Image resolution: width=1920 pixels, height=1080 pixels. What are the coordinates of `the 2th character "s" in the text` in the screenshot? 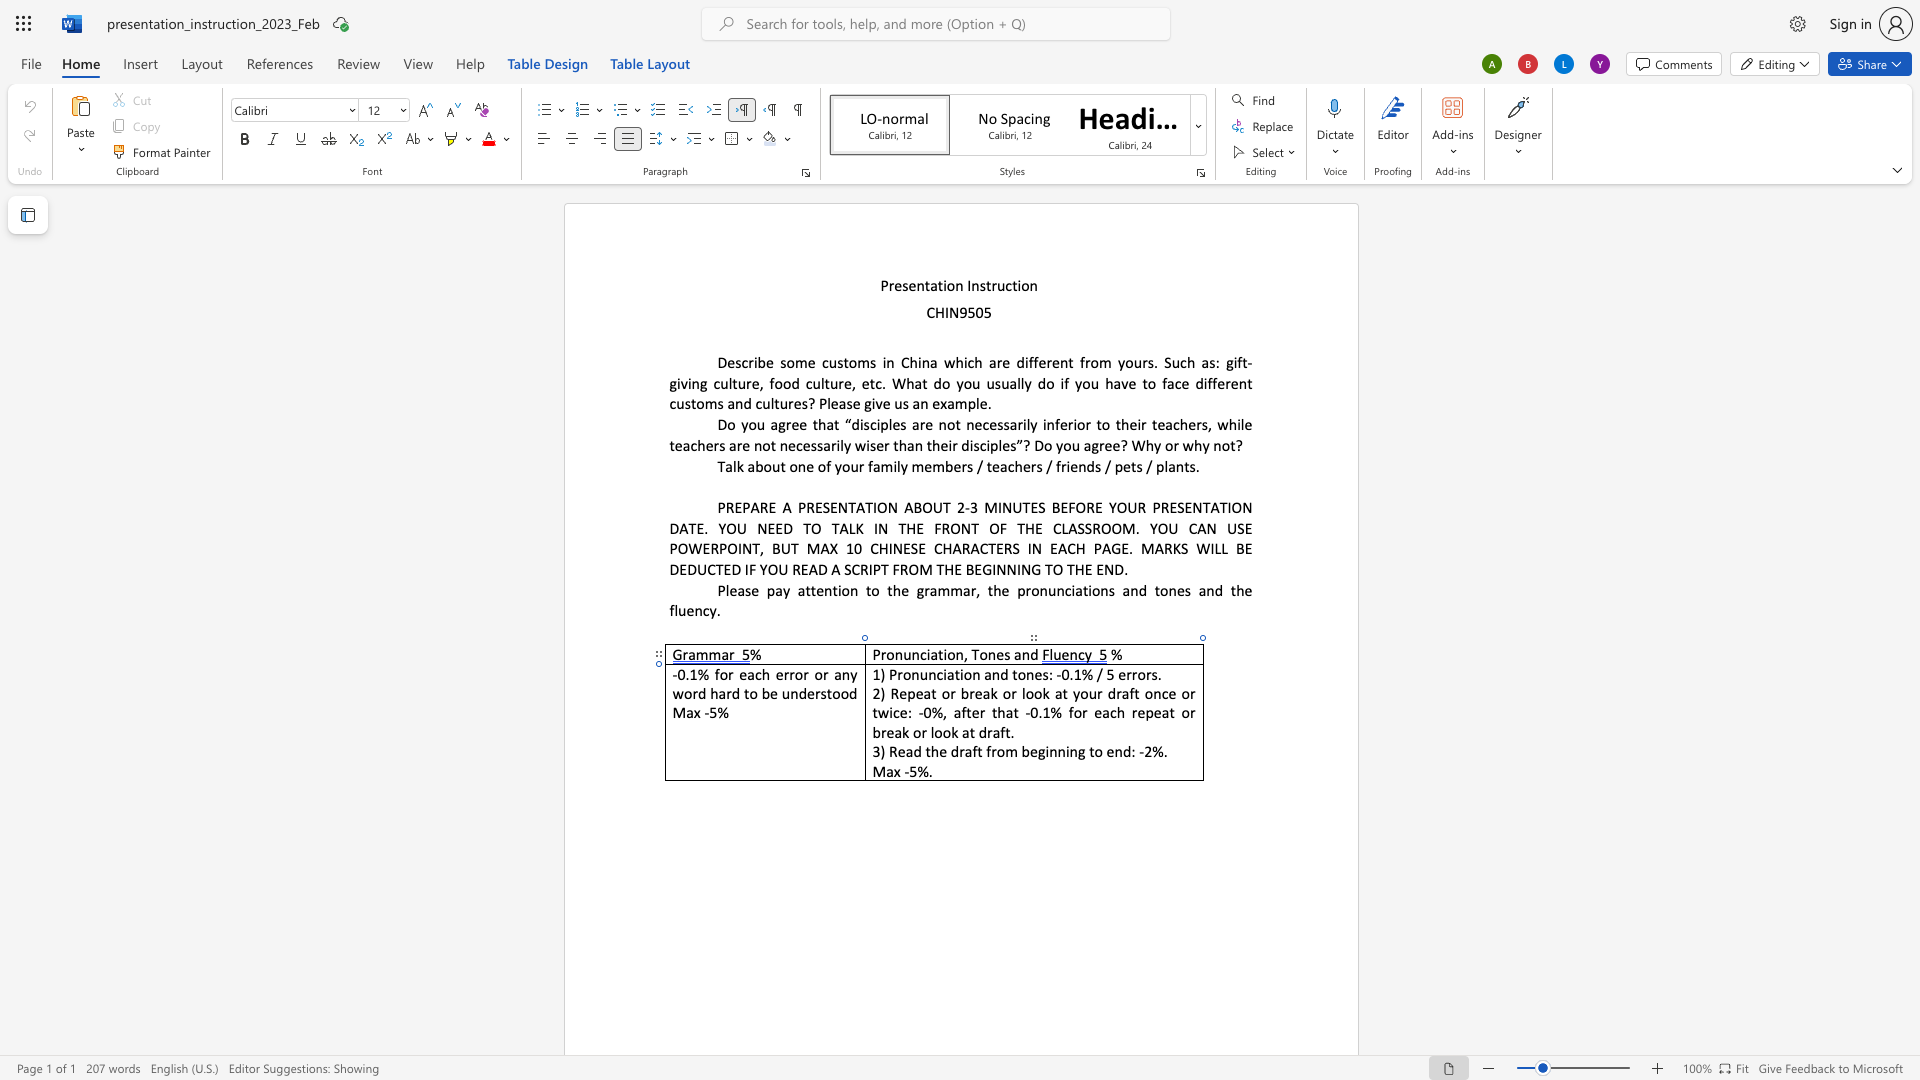 It's located at (1154, 674).